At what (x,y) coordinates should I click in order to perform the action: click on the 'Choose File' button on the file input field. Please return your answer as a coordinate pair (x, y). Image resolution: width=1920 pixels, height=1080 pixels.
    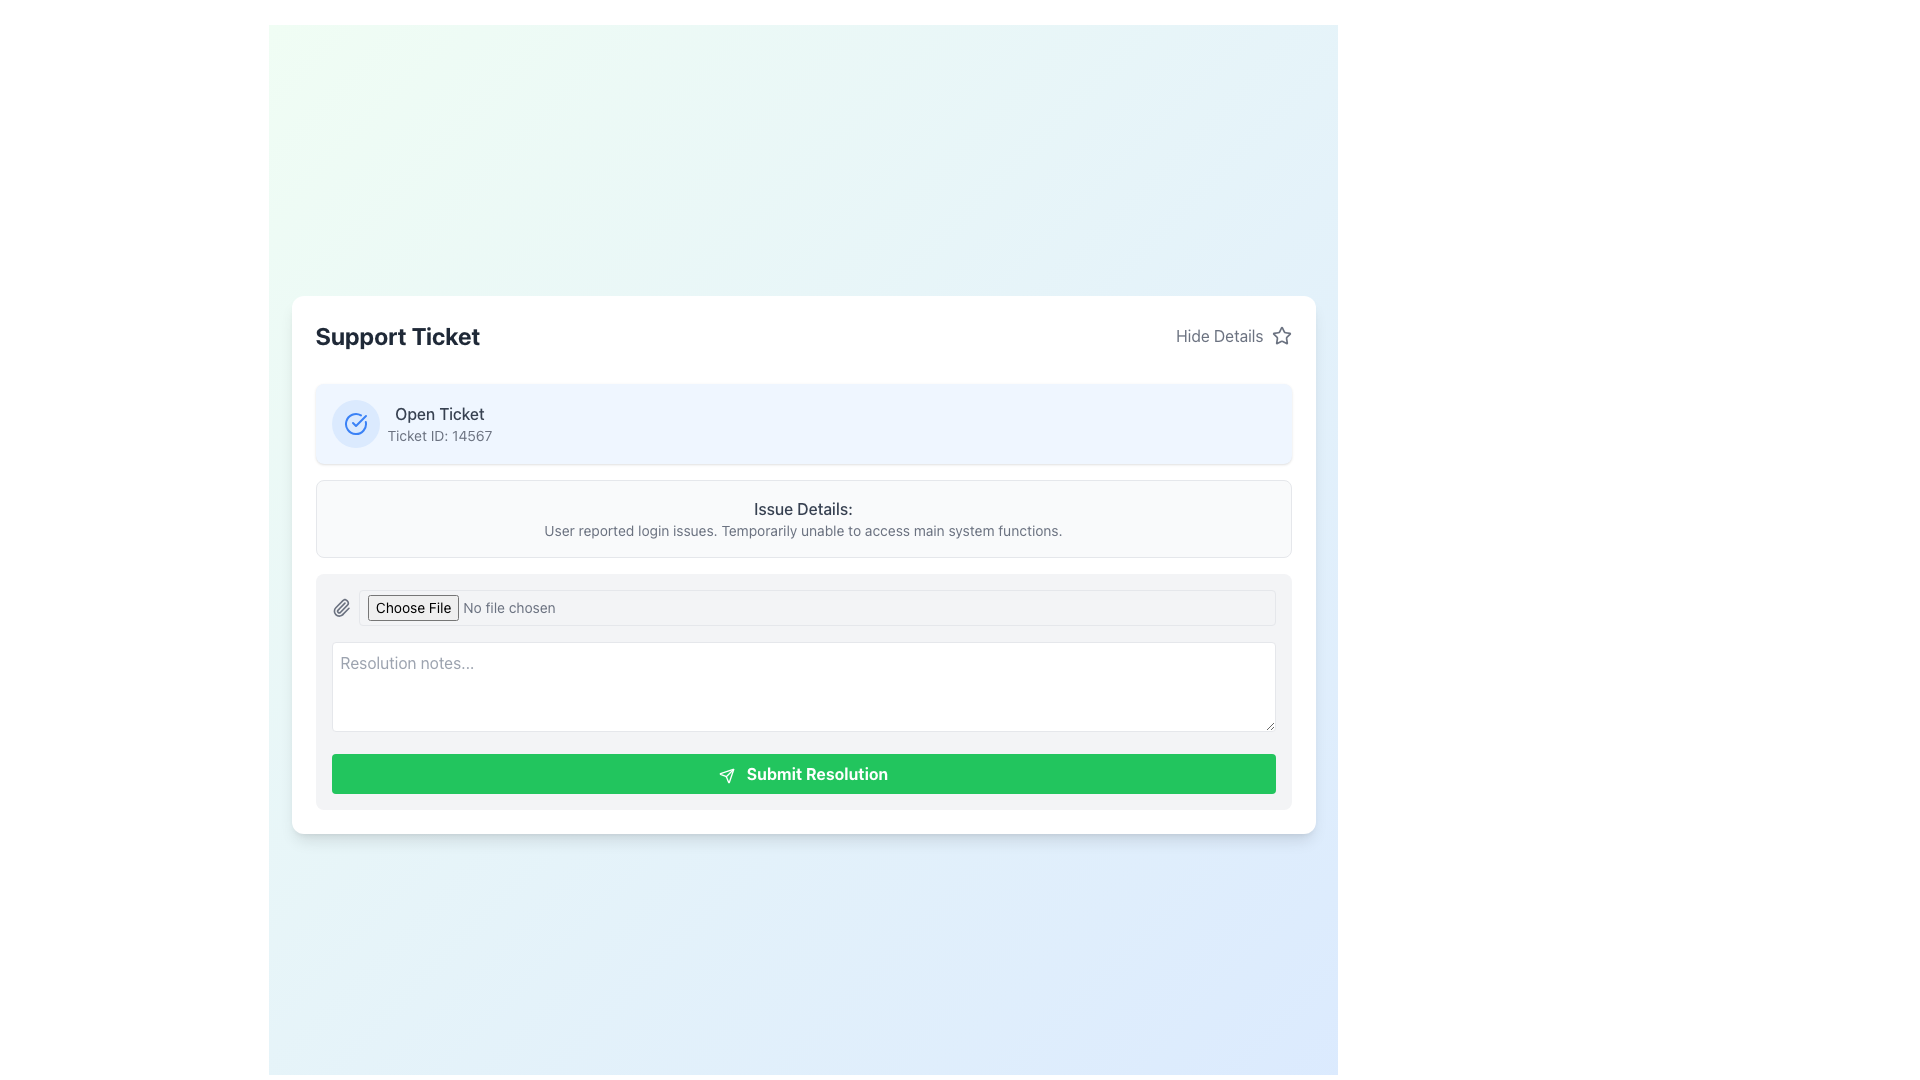
    Looking at the image, I should click on (803, 607).